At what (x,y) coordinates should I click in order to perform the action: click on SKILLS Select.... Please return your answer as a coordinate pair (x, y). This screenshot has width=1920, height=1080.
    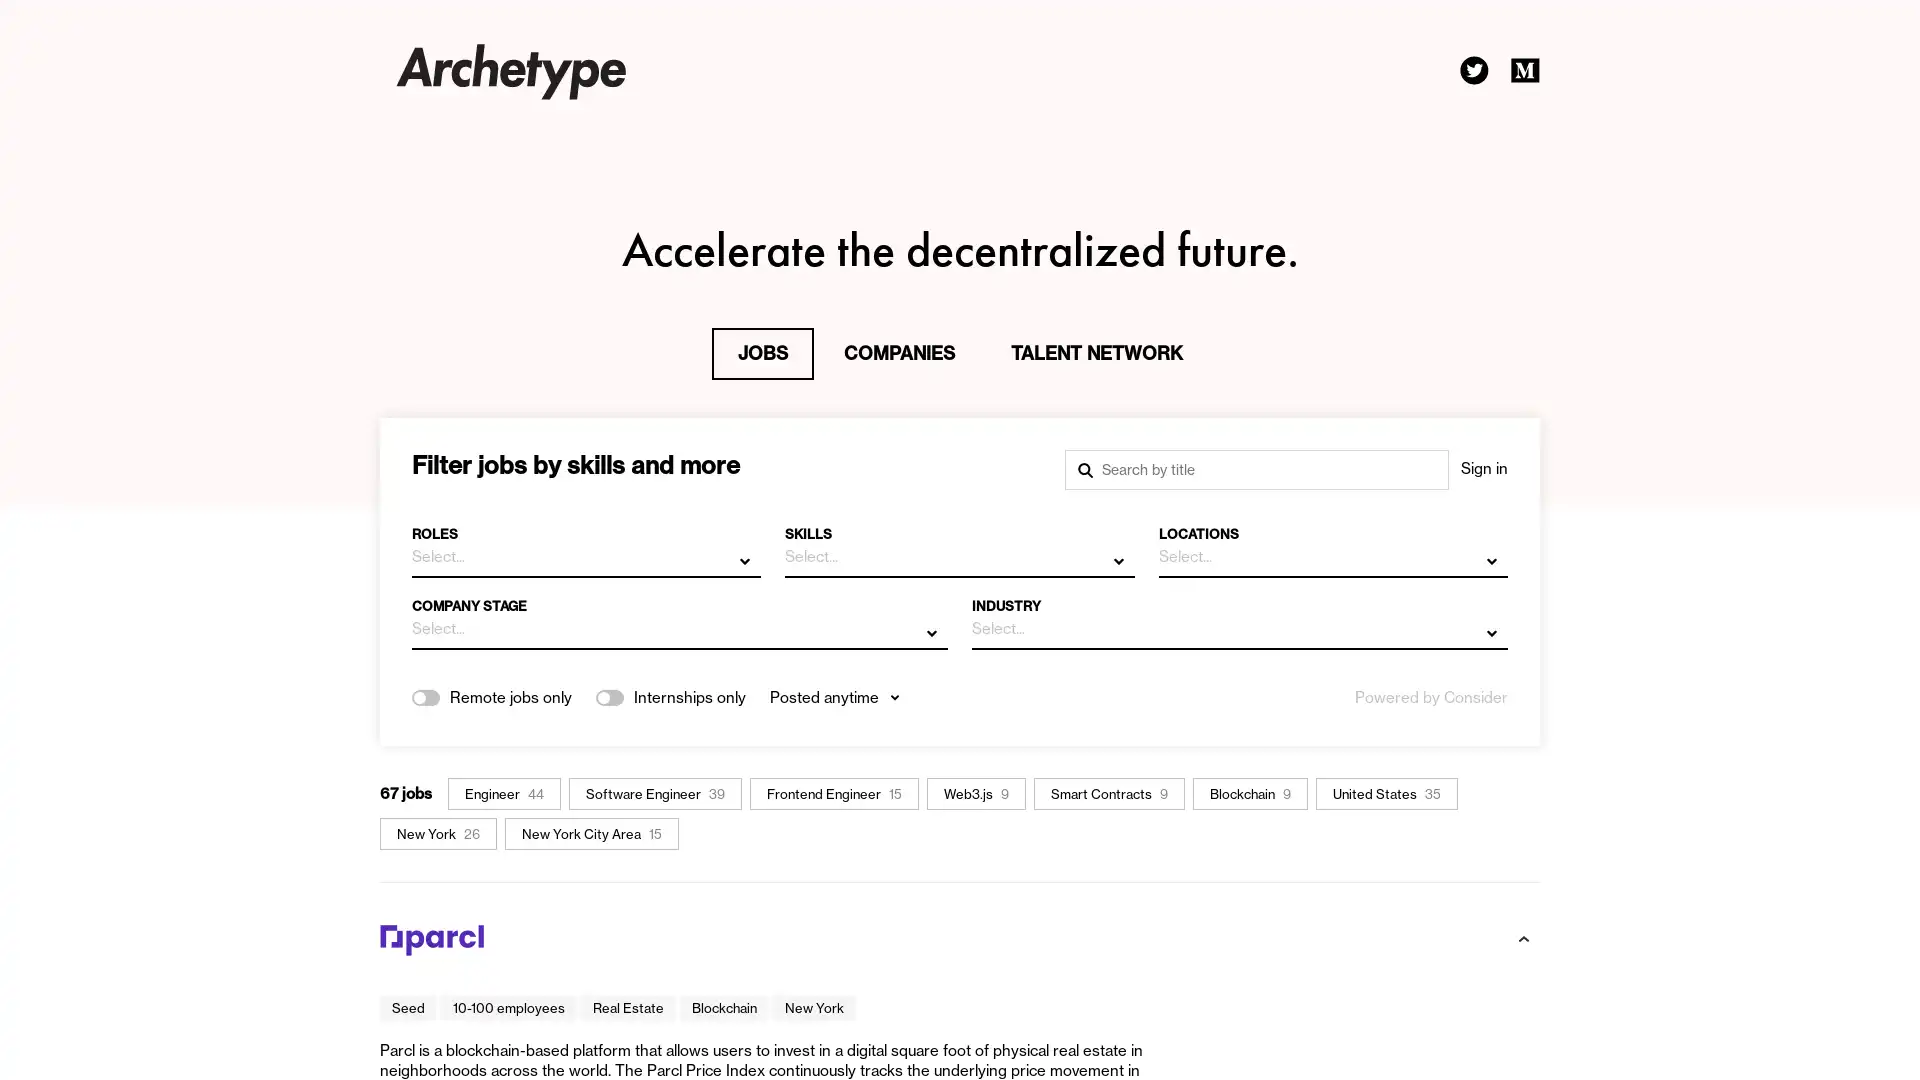
    Looking at the image, I should click on (958, 544).